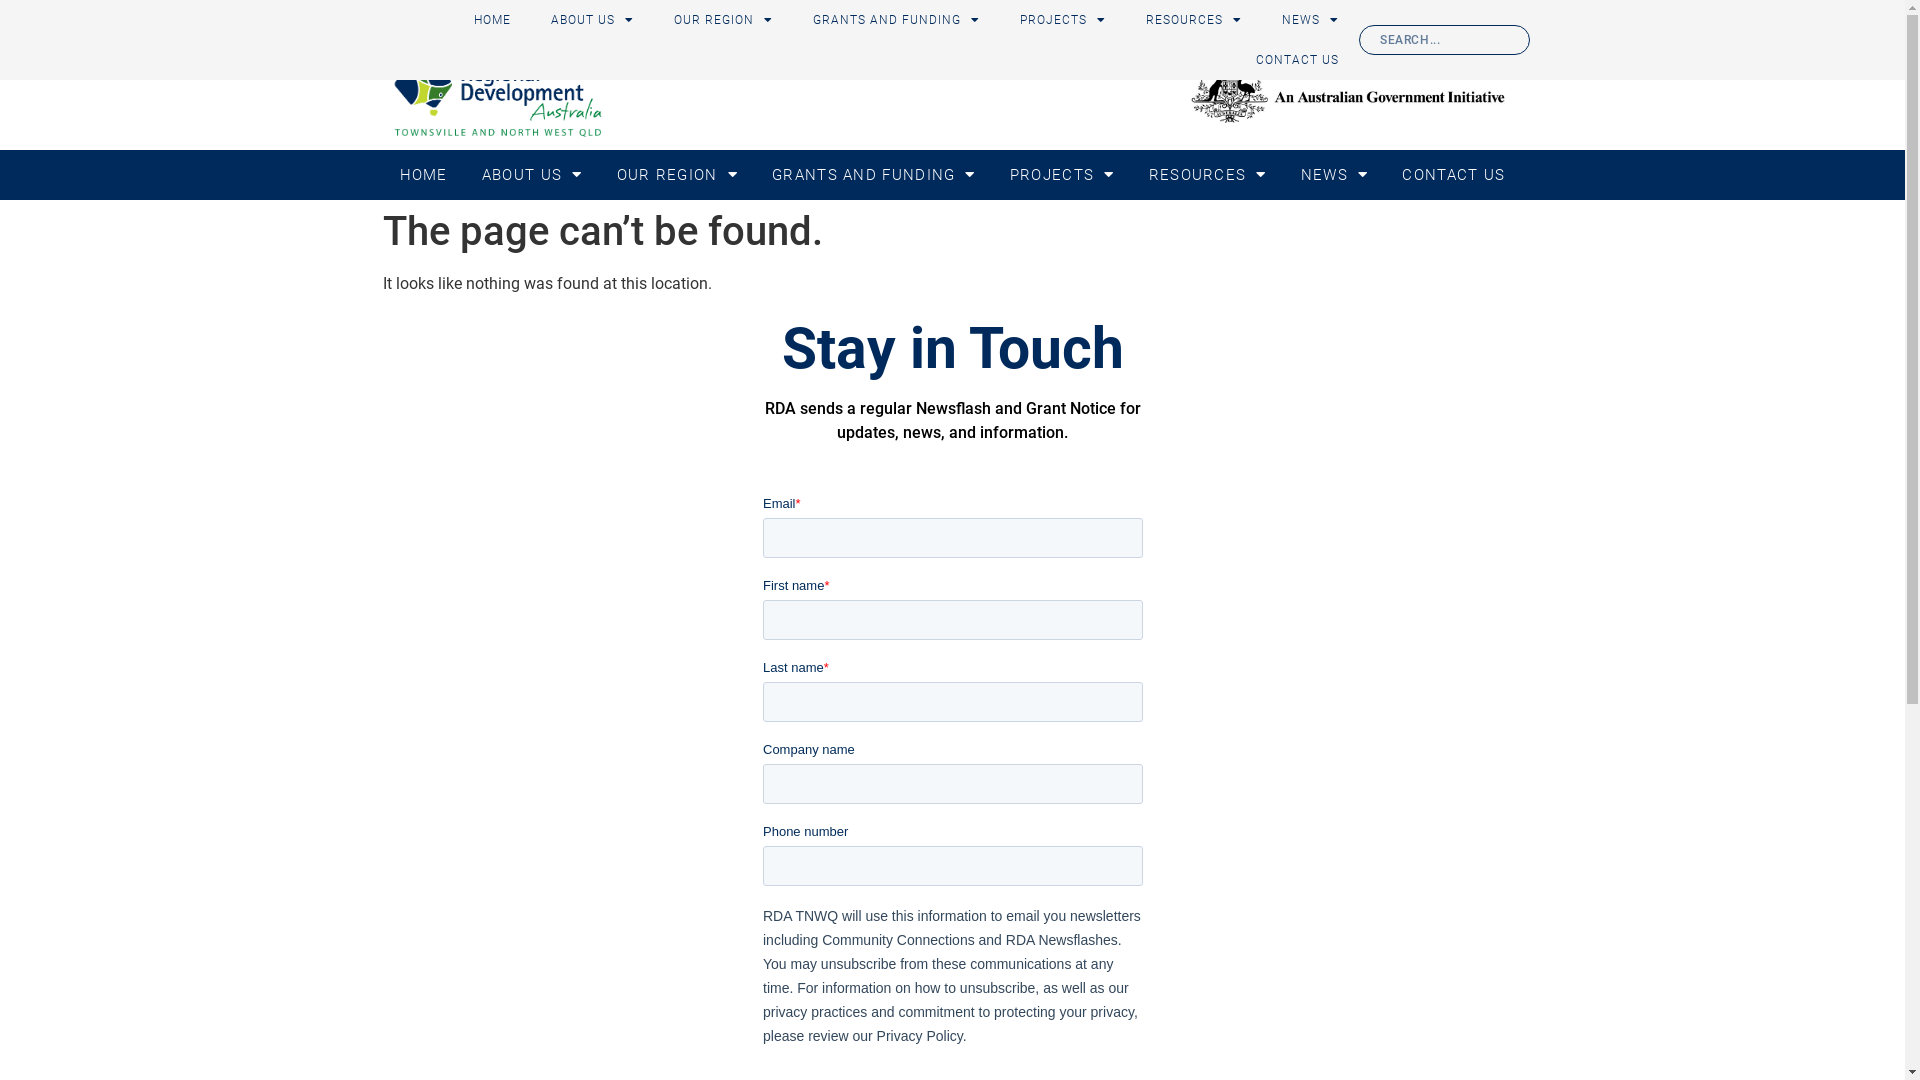 The image size is (1920, 1080). I want to click on 'NEWS', so click(1310, 19).